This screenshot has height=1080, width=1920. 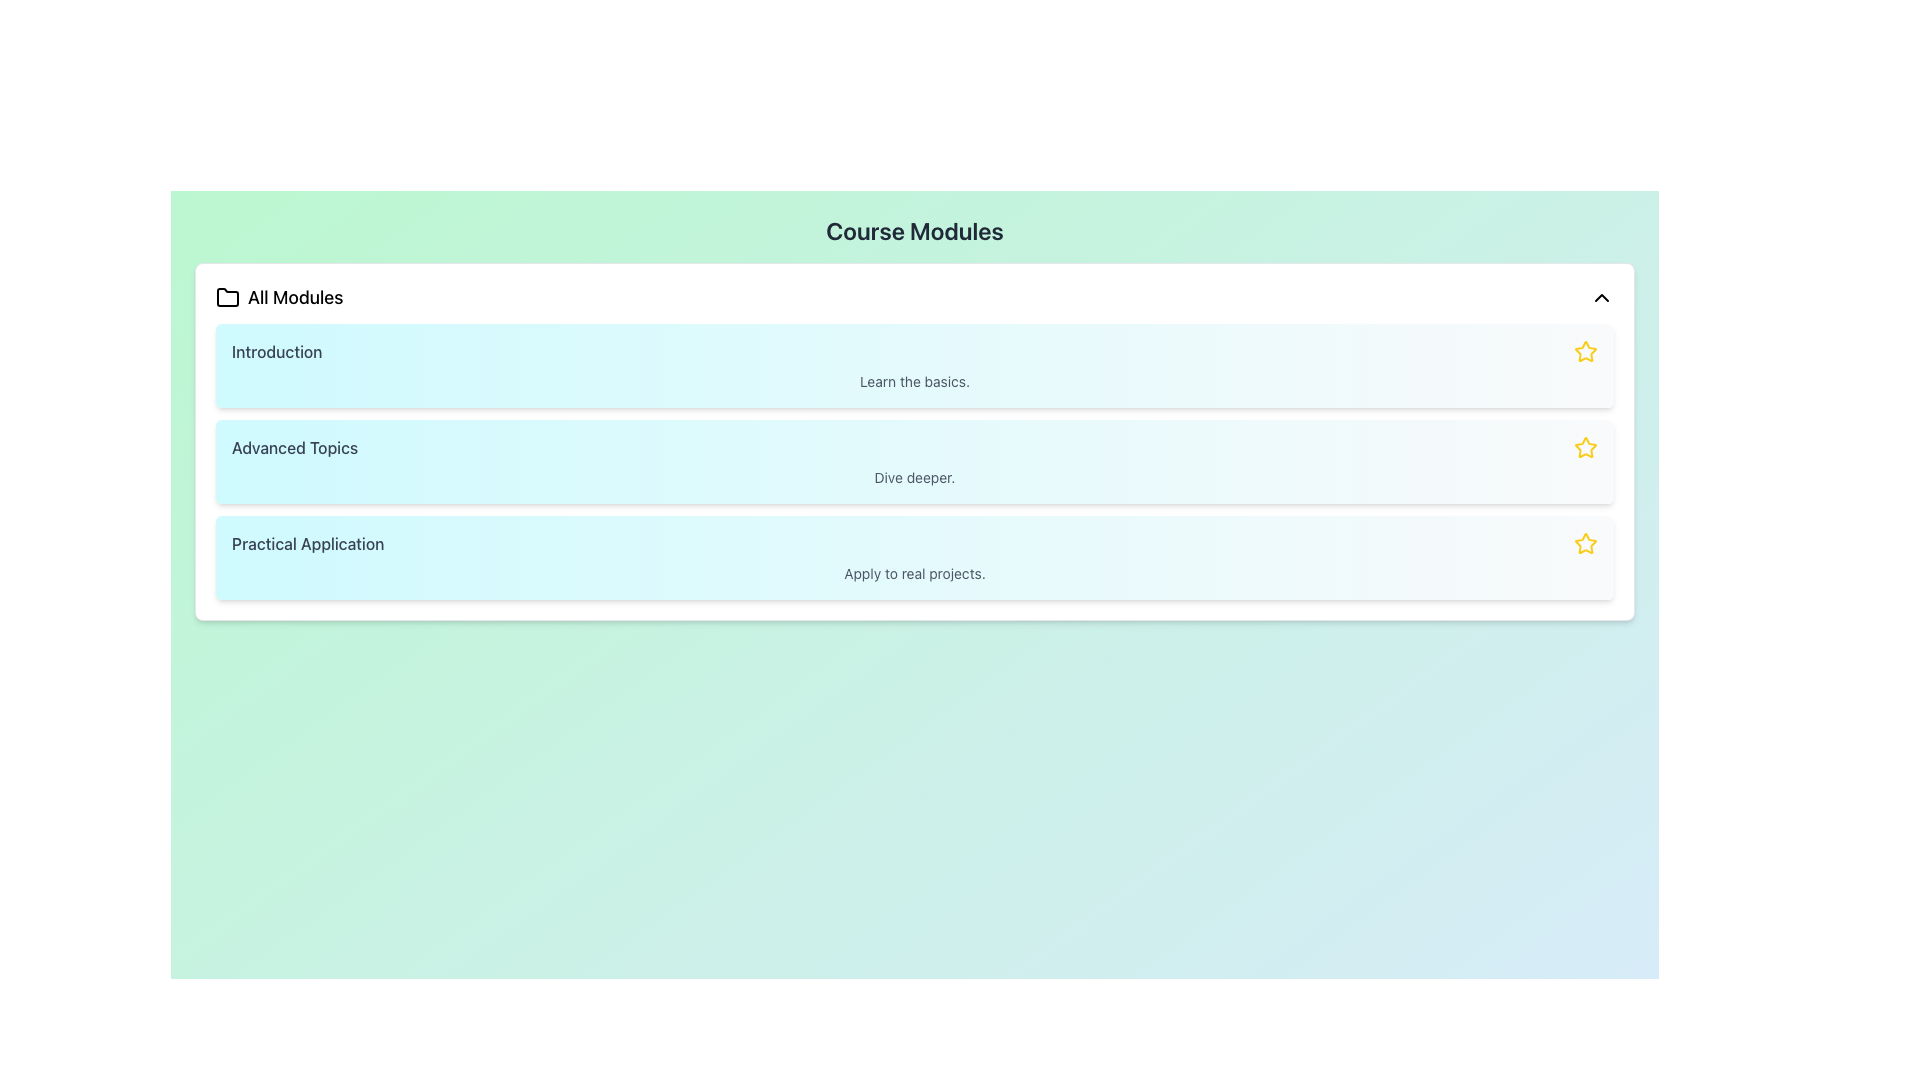 What do you see at coordinates (1584, 446) in the screenshot?
I see `the yellow star icon associated with the third item in the 'Practical Application' list` at bounding box center [1584, 446].